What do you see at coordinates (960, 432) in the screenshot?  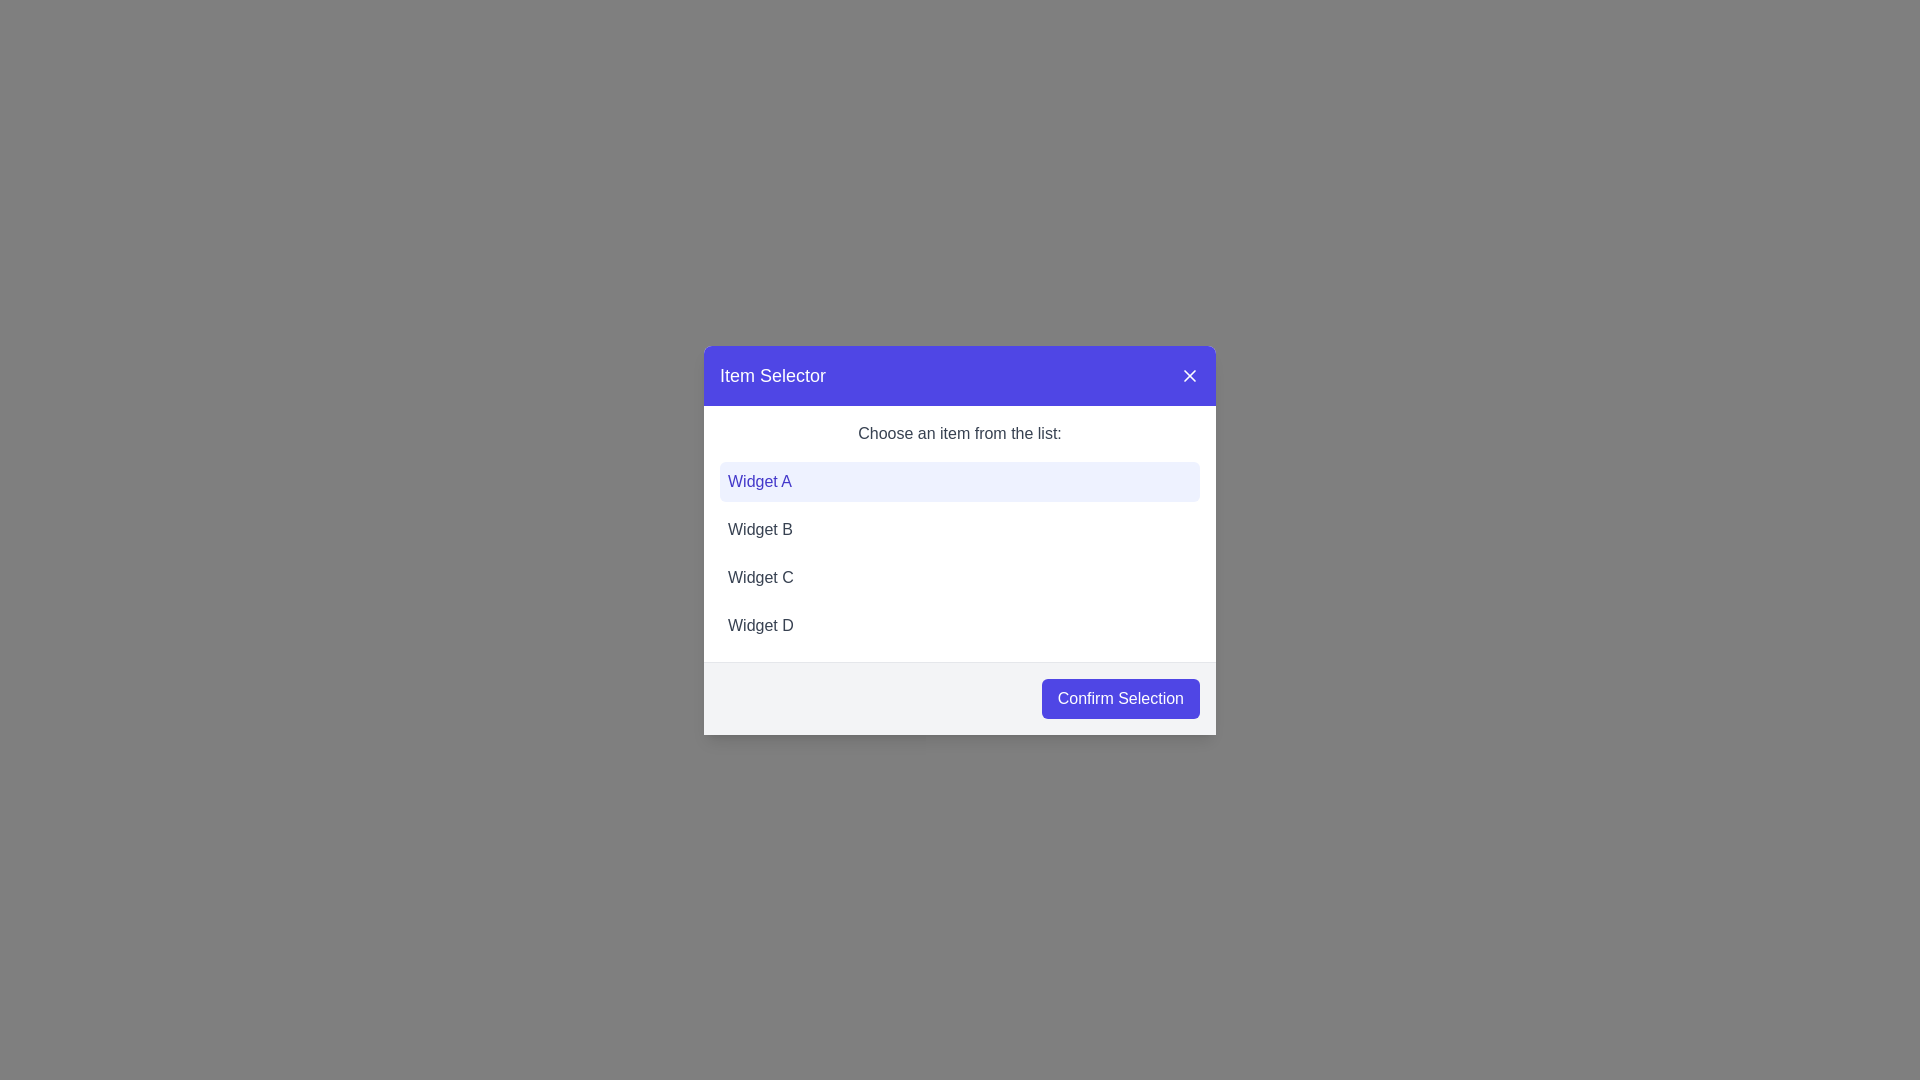 I see `the instructional text that reads 'Choose an item from the list:', which is styled with a gray font color and located below the title bar of the modal` at bounding box center [960, 432].